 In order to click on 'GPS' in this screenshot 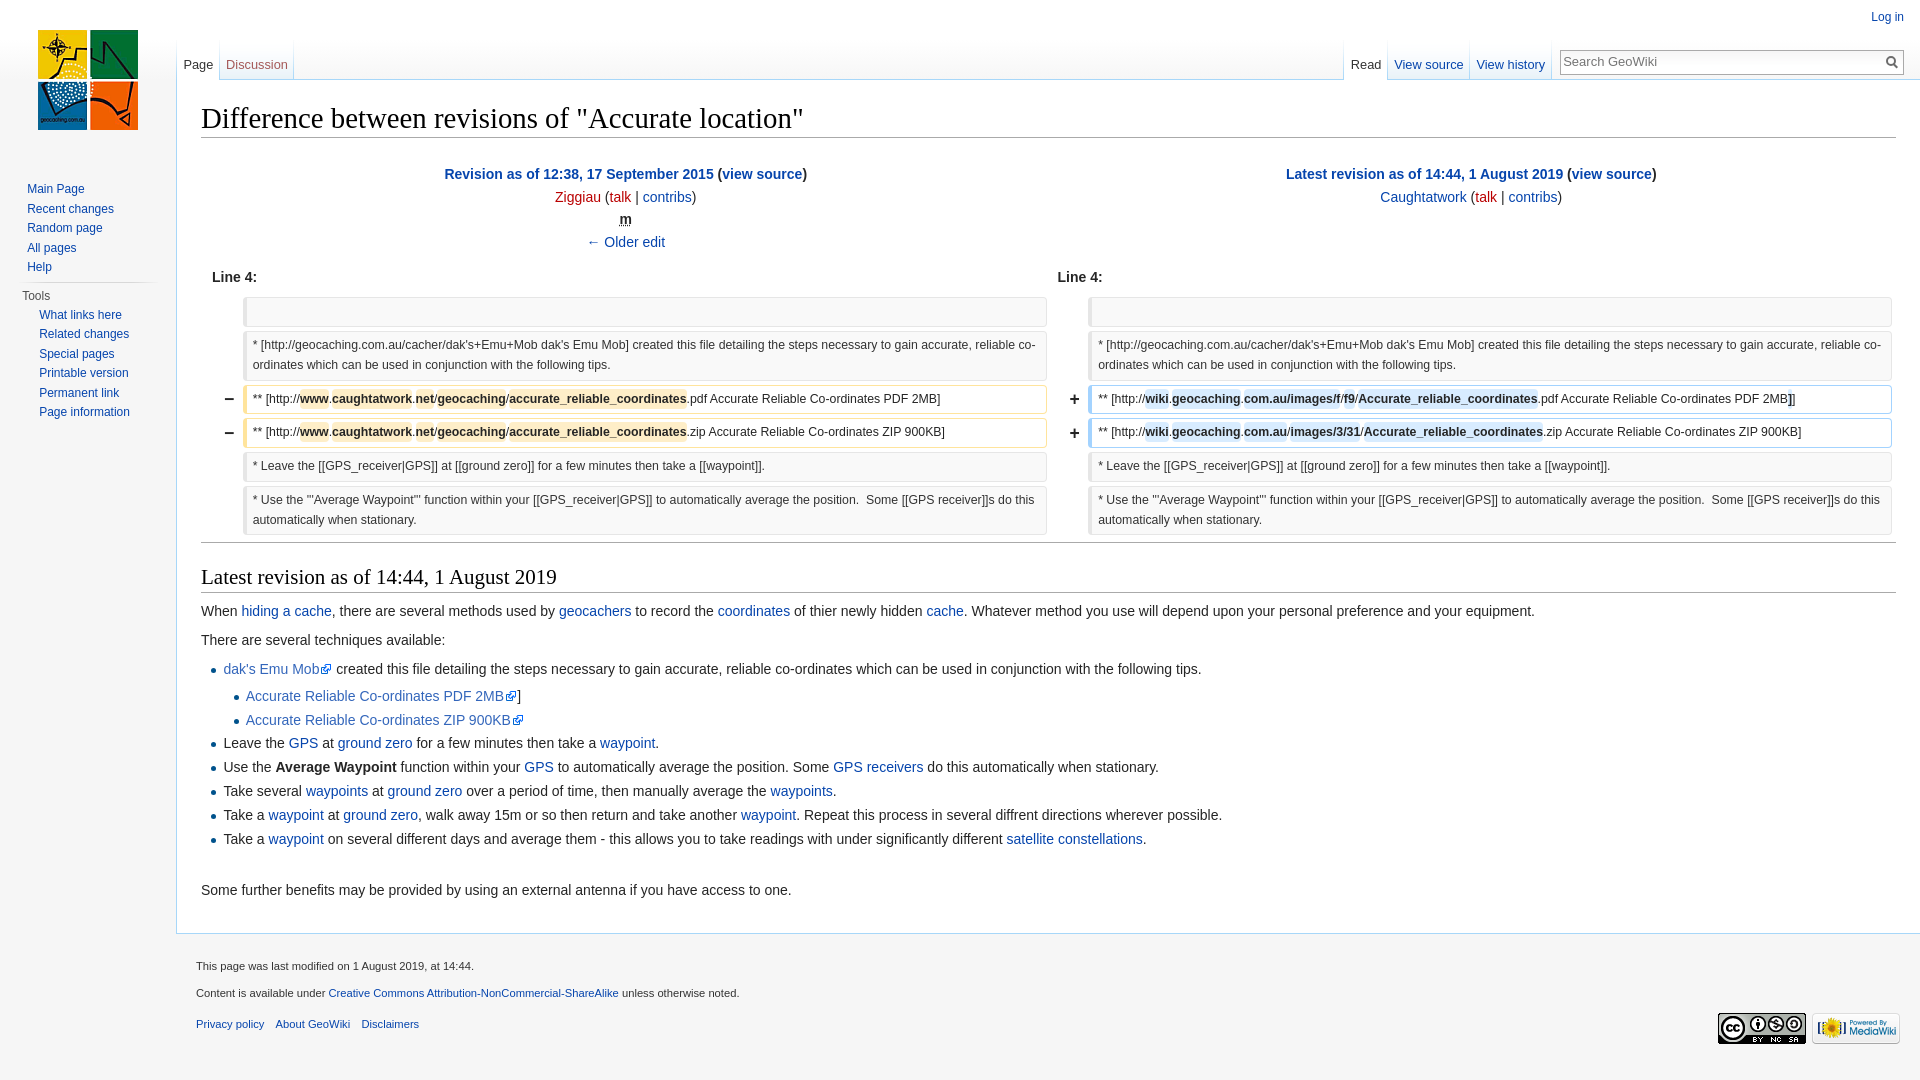, I will do `click(302, 743)`.